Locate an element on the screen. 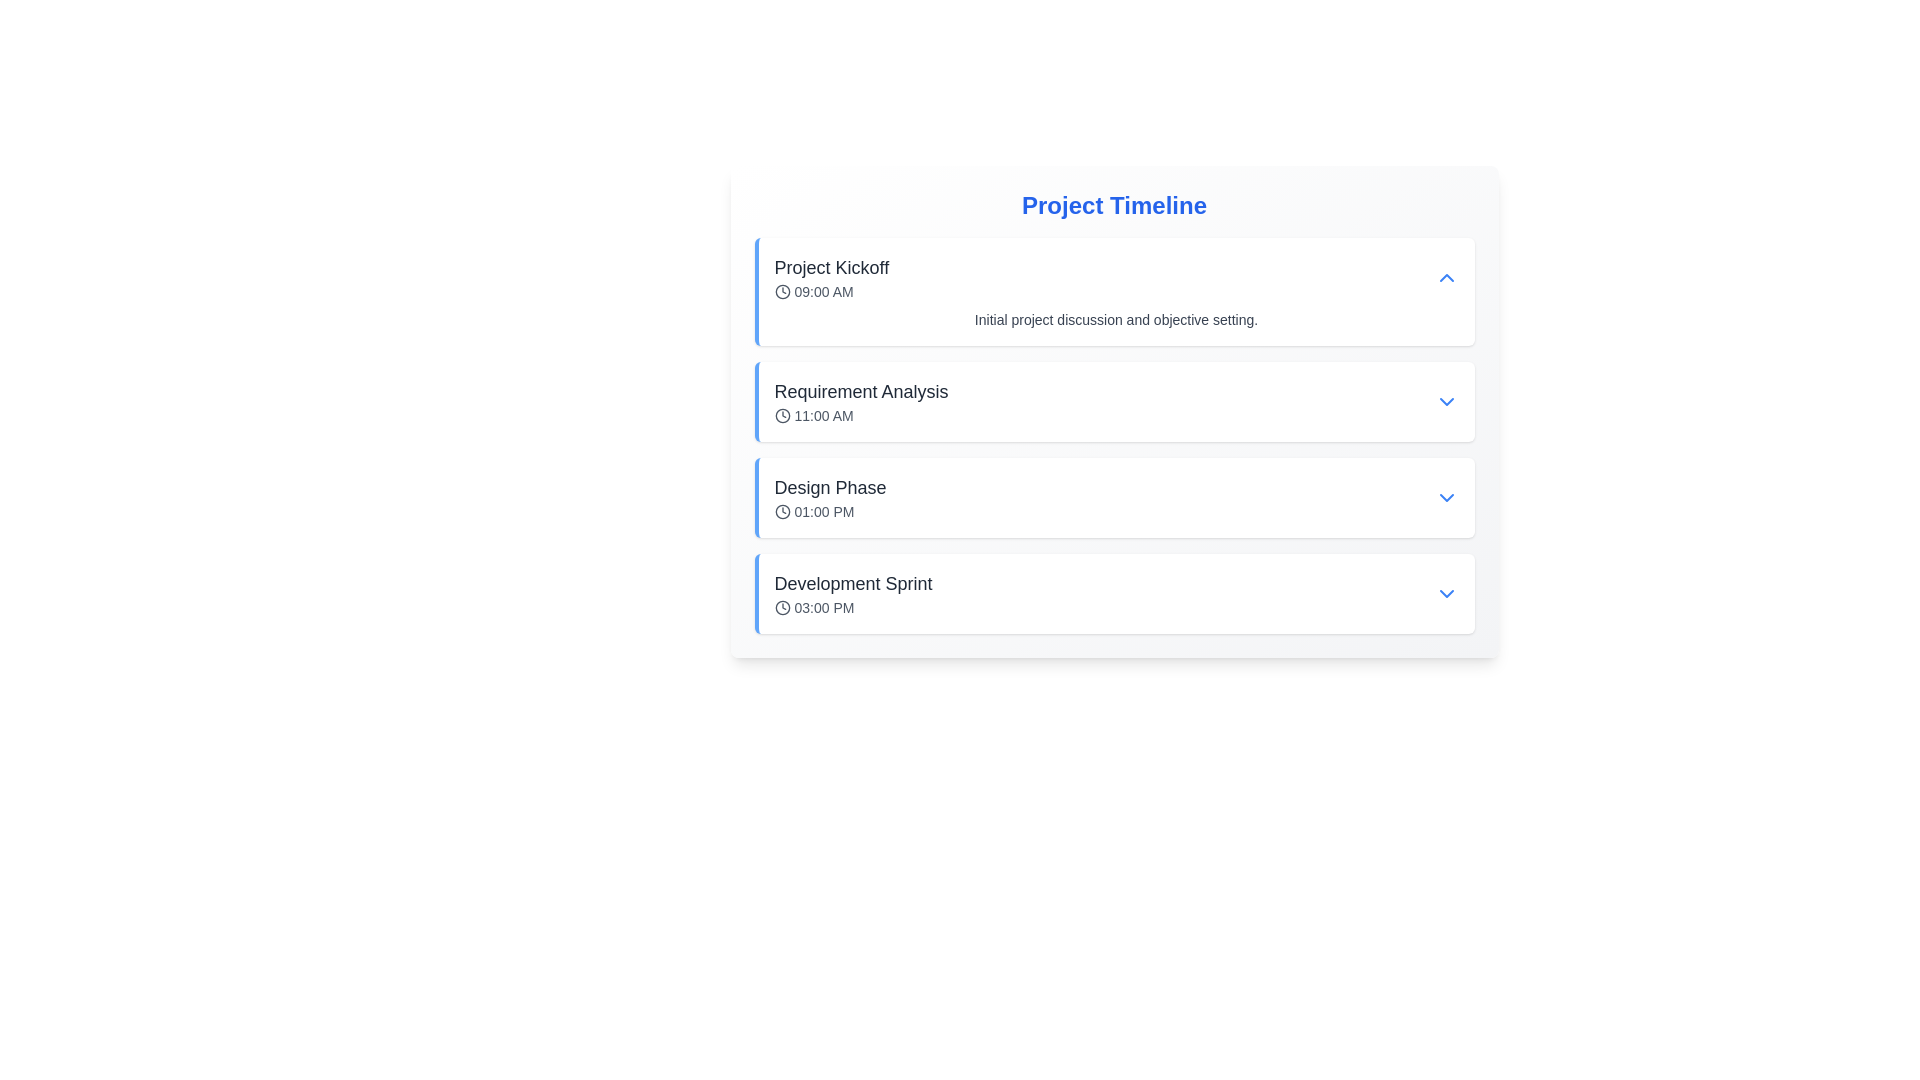 The height and width of the screenshot is (1080, 1920). the explanatory text label located directly below the '09:00 AM' text in the 'Project Kickoff' section of the 'Project Timeline' interface, which is part of a rounded white card with a blue border is located at coordinates (1115, 319).